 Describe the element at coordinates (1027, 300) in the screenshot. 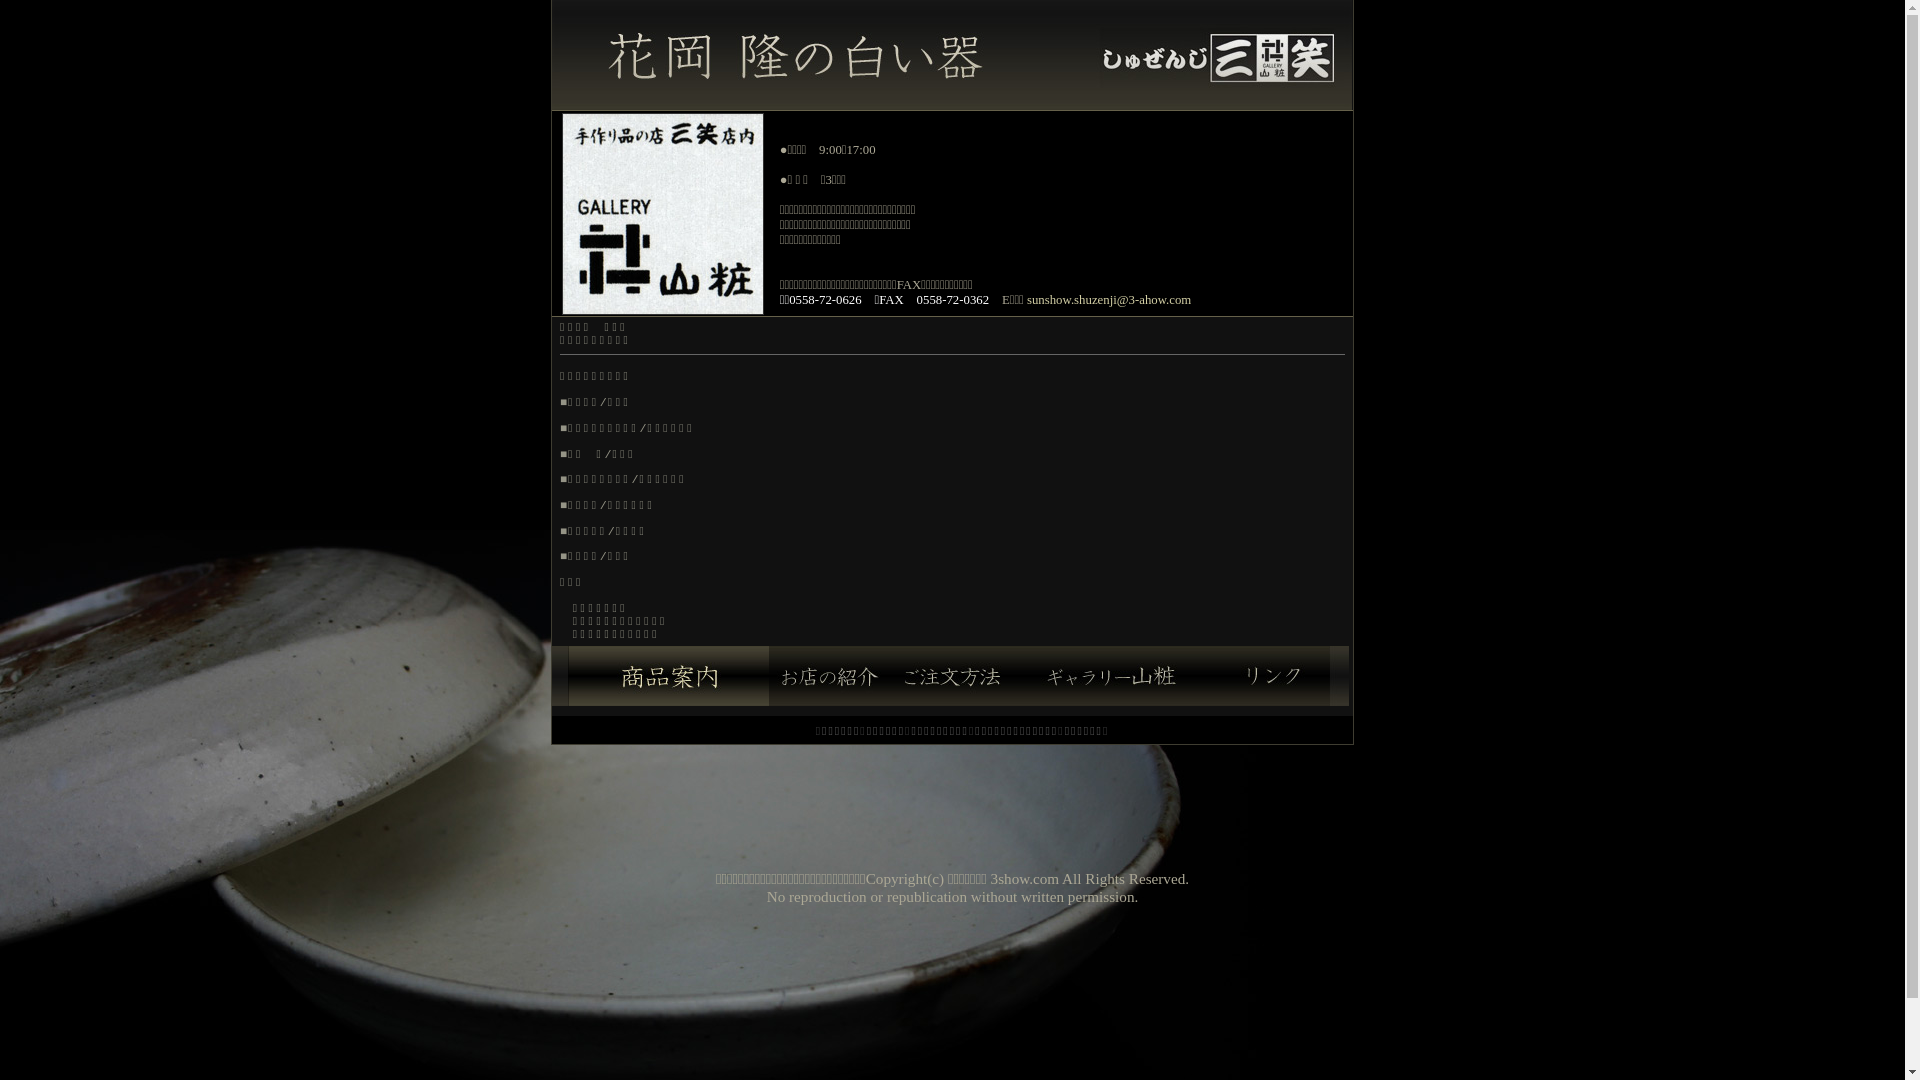

I see `'sunshow.shuzenji@3-ahow.com'` at that location.